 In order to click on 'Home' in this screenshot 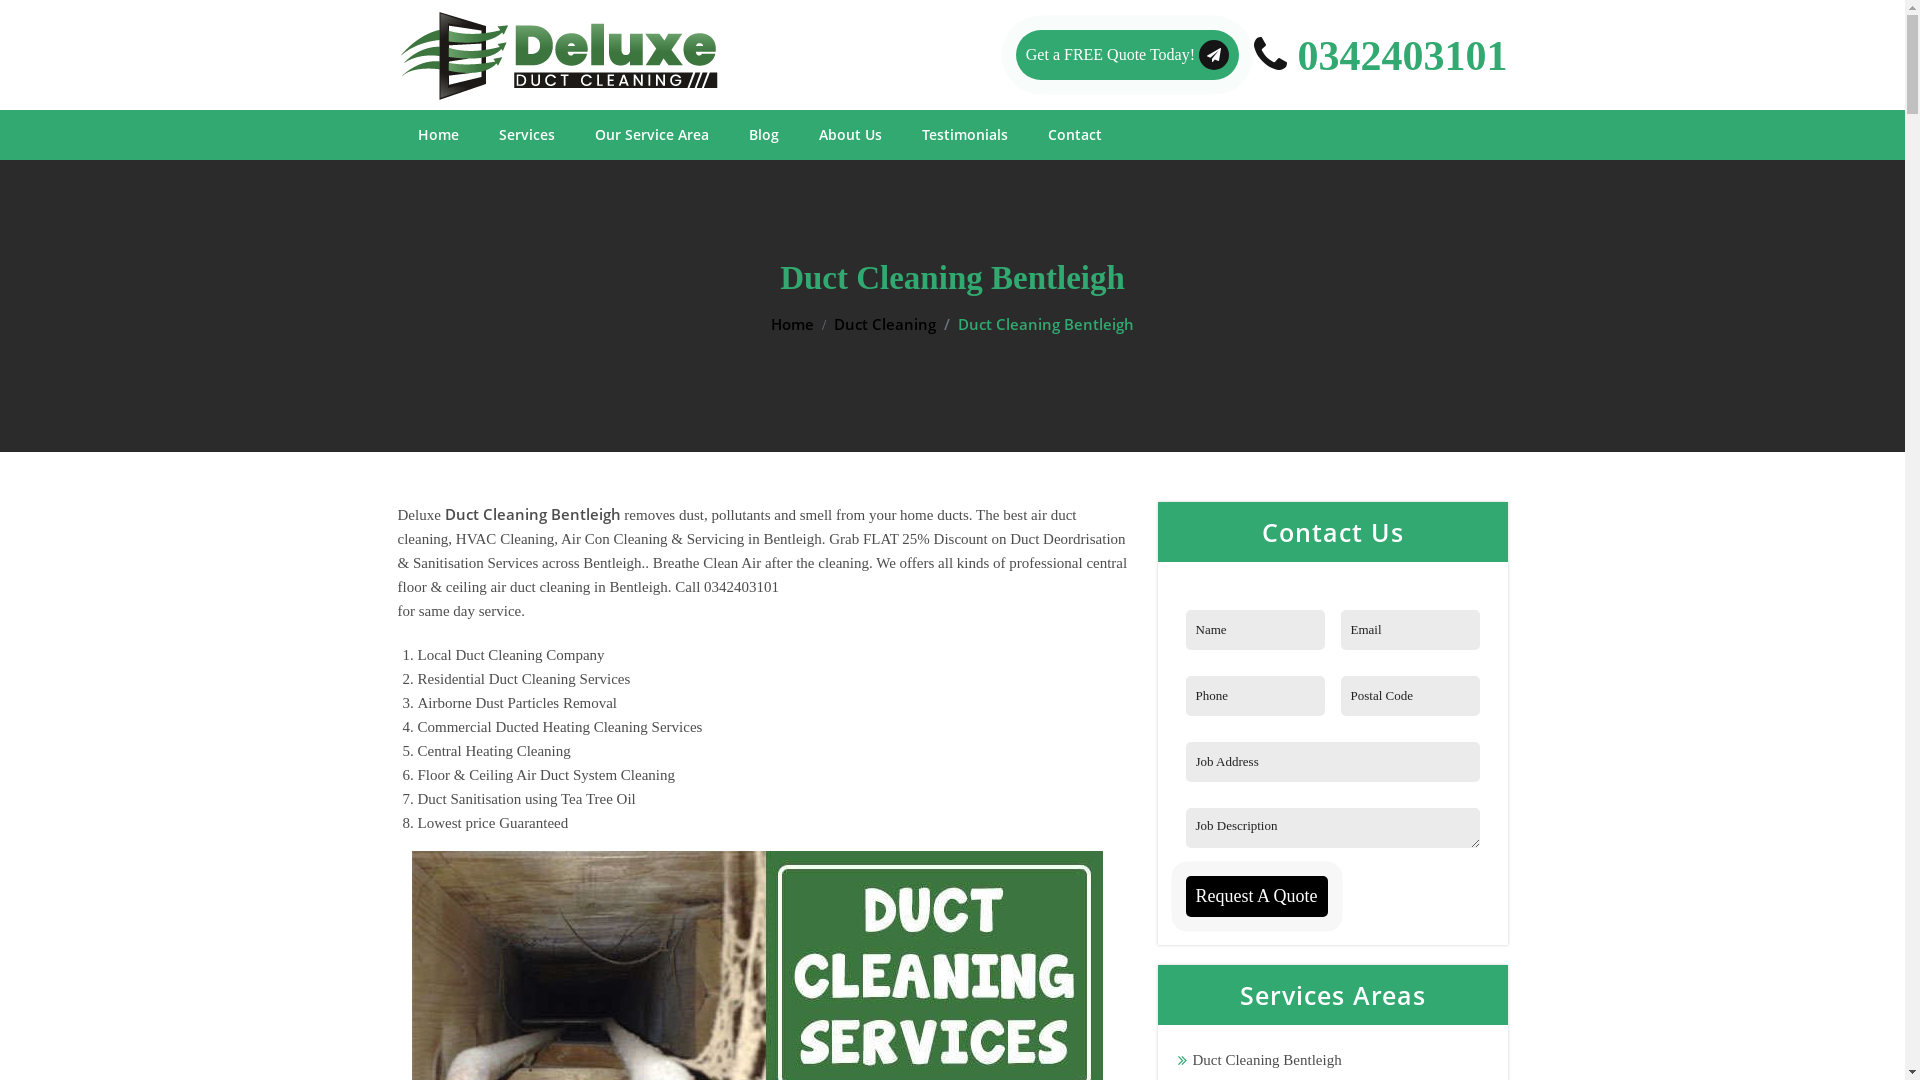, I will do `click(791, 323)`.